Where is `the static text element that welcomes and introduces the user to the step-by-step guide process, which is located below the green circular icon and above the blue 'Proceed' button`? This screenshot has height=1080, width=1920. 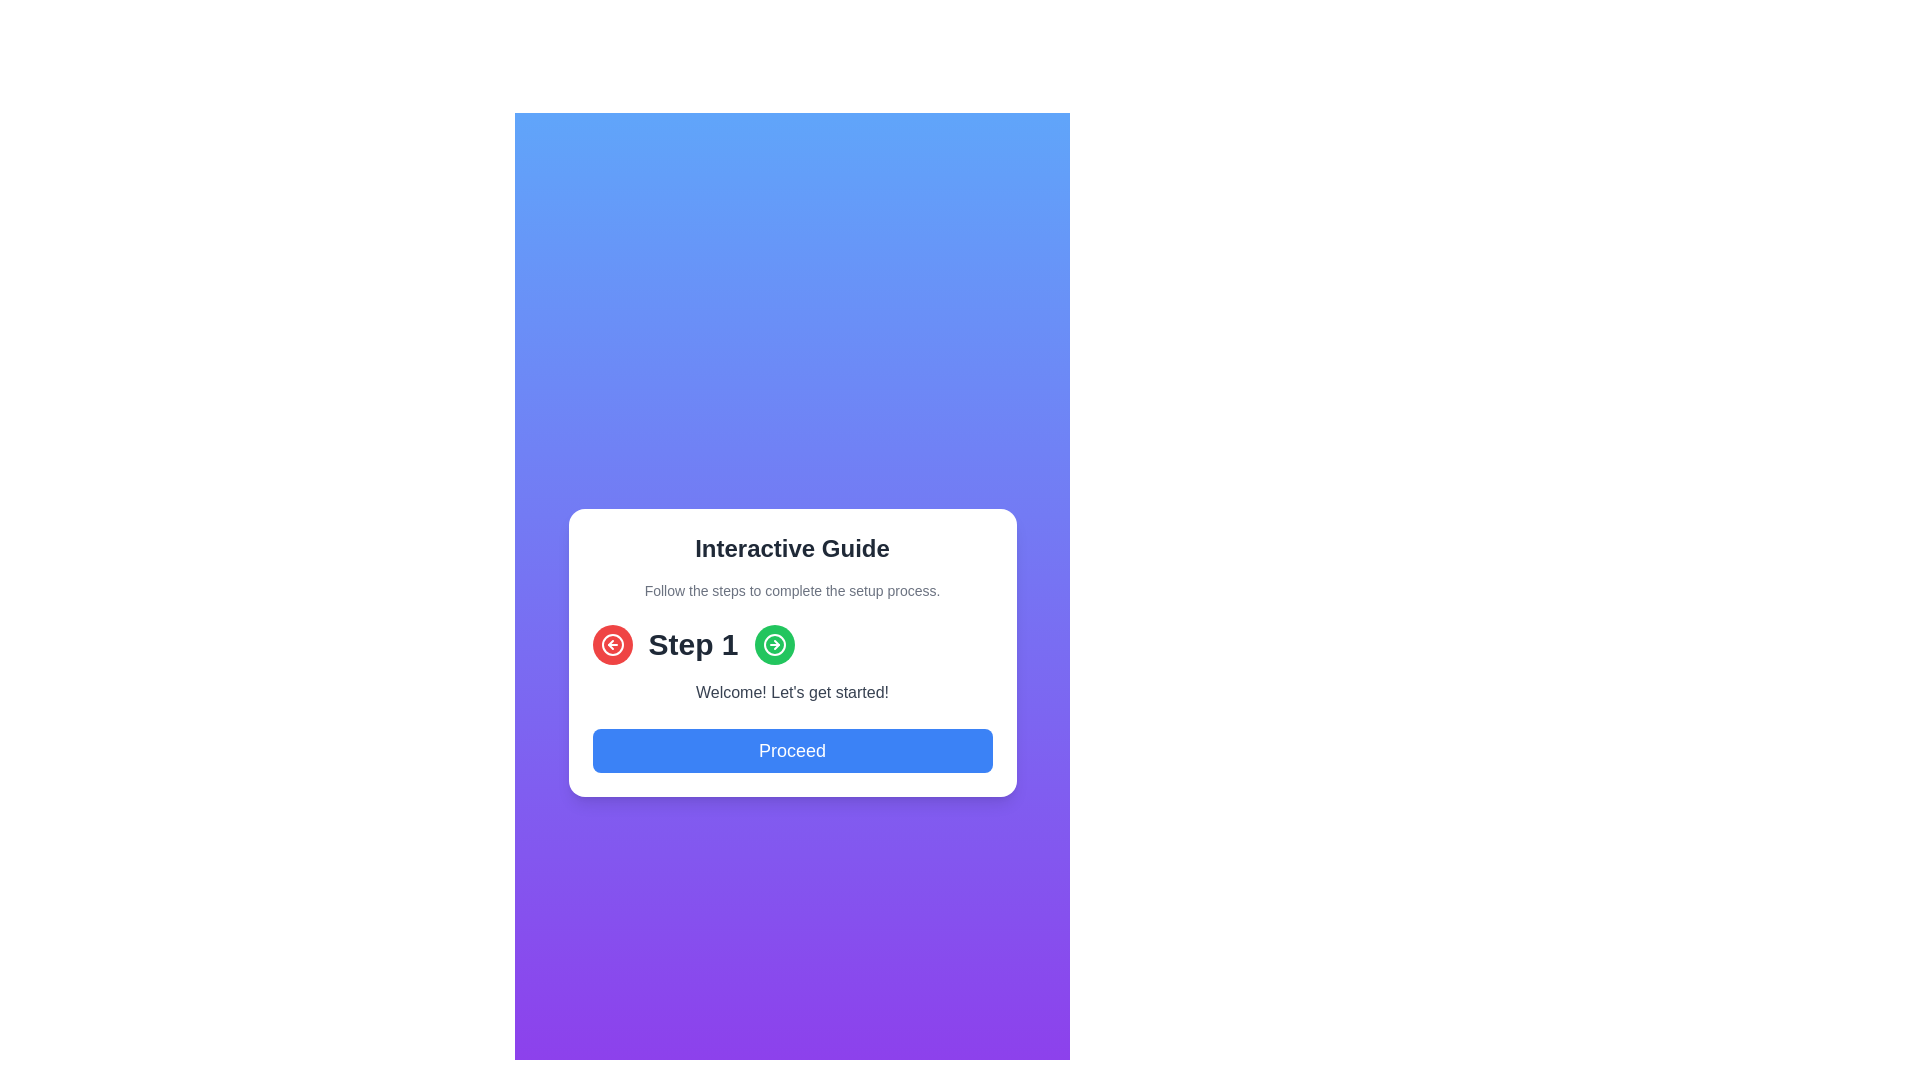
the static text element that welcomes and introduces the user to the step-by-step guide process, which is located below the green circular icon and above the blue 'Proceed' button is located at coordinates (791, 692).